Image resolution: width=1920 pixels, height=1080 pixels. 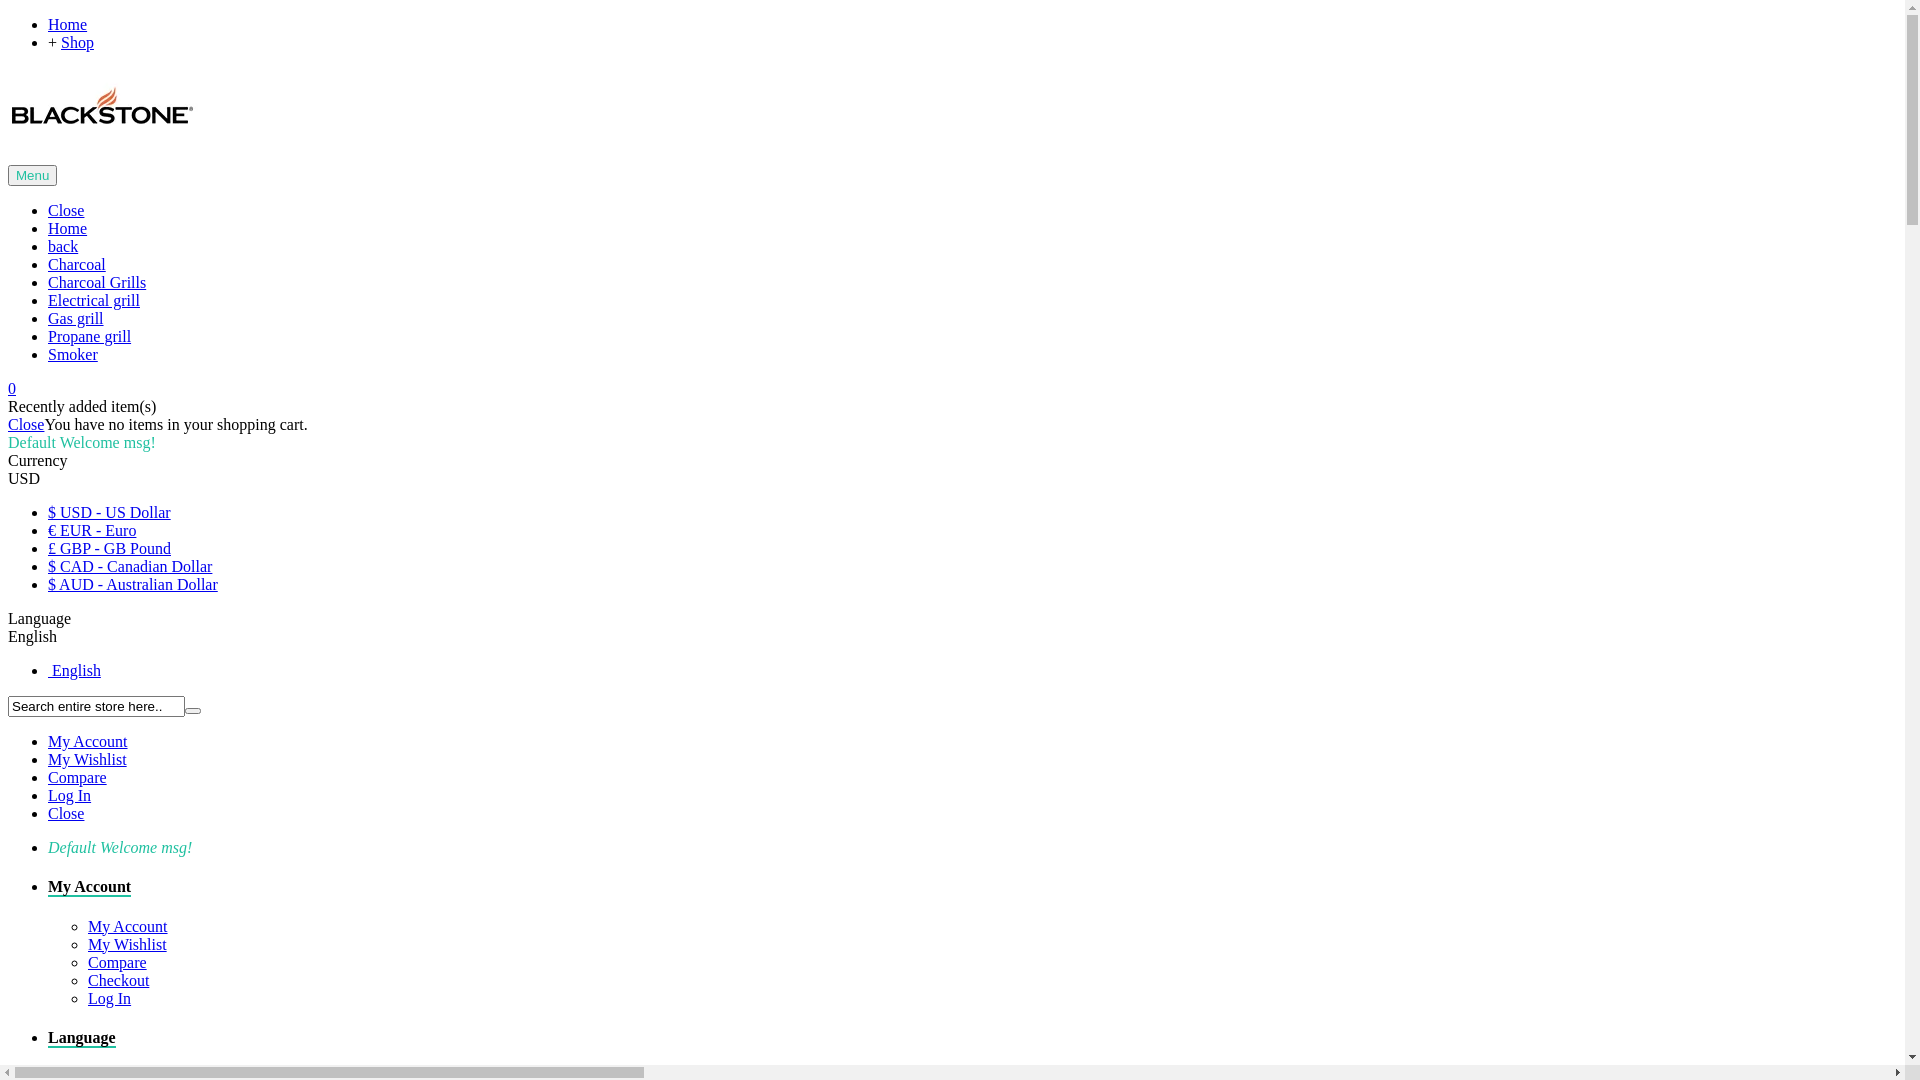 What do you see at coordinates (32, 173) in the screenshot?
I see `'Menu'` at bounding box center [32, 173].